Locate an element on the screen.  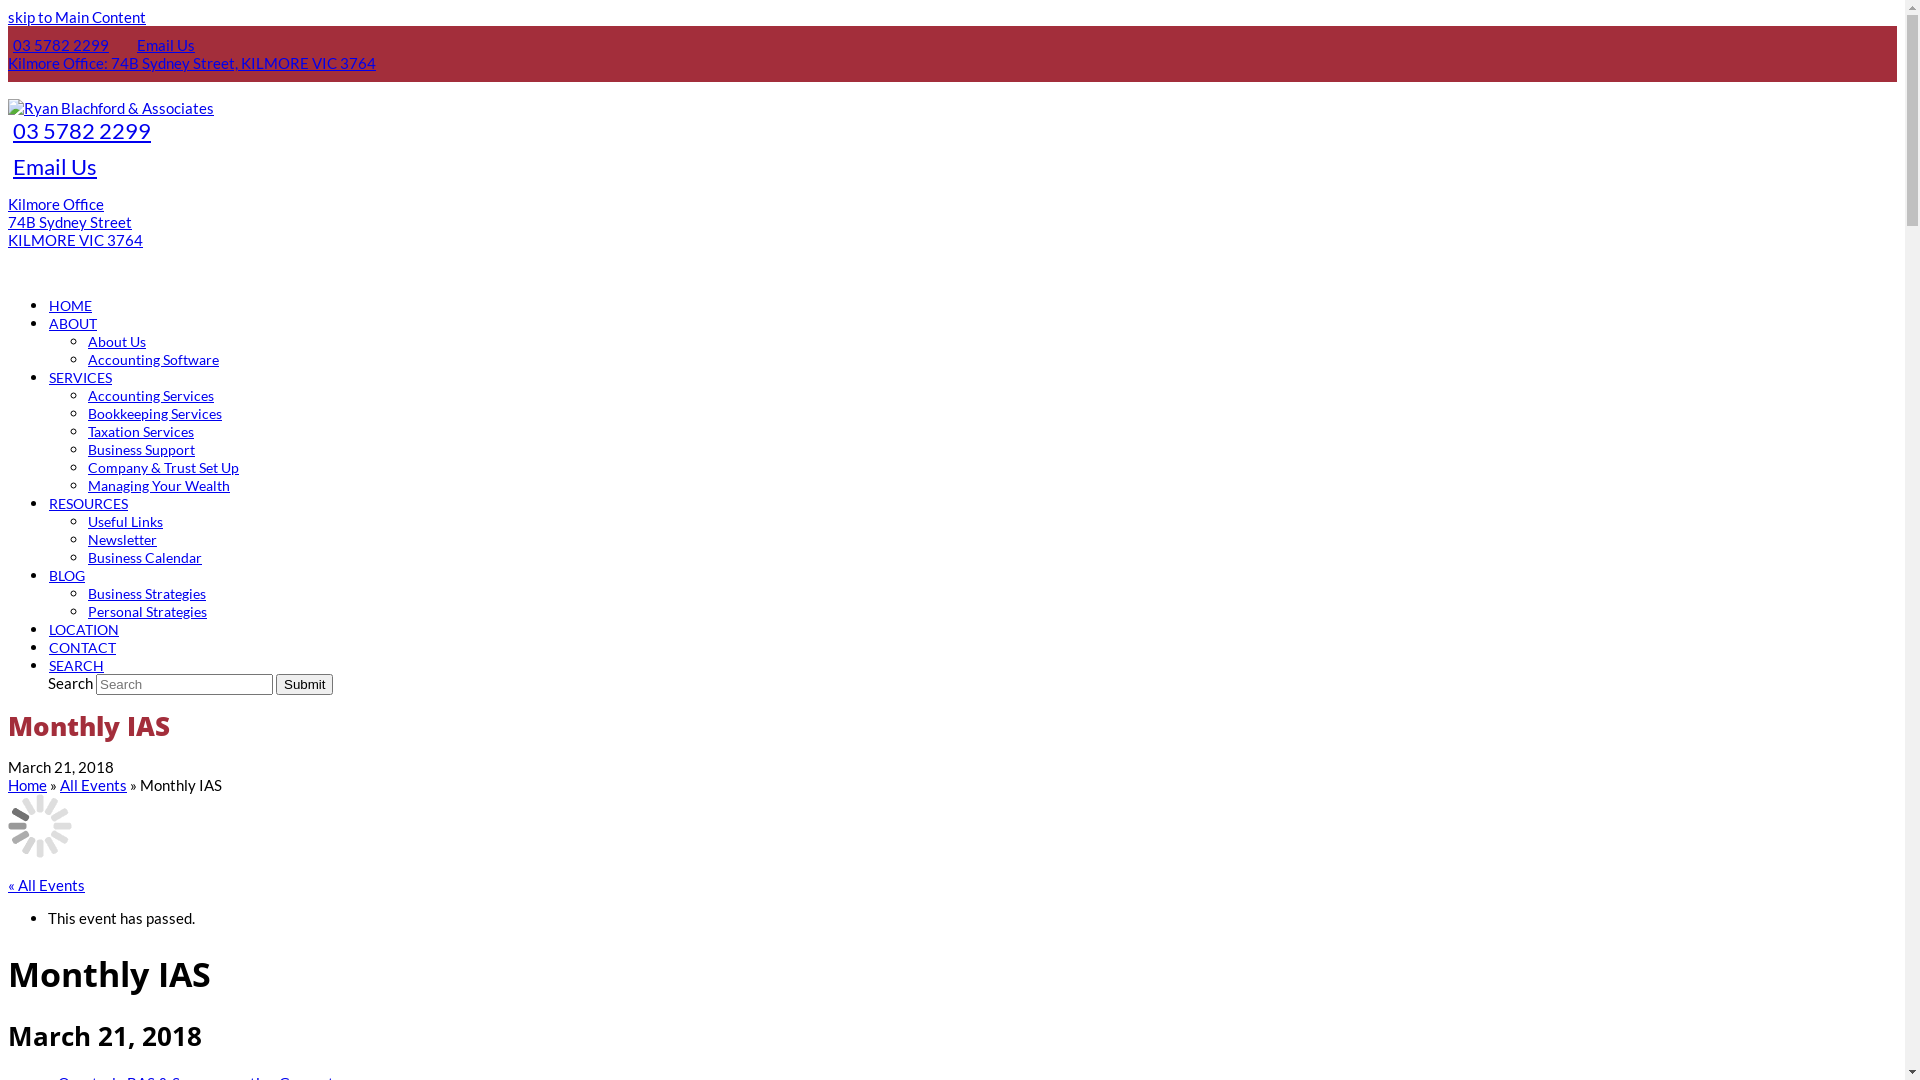
'BLOG' is located at coordinates (67, 574).